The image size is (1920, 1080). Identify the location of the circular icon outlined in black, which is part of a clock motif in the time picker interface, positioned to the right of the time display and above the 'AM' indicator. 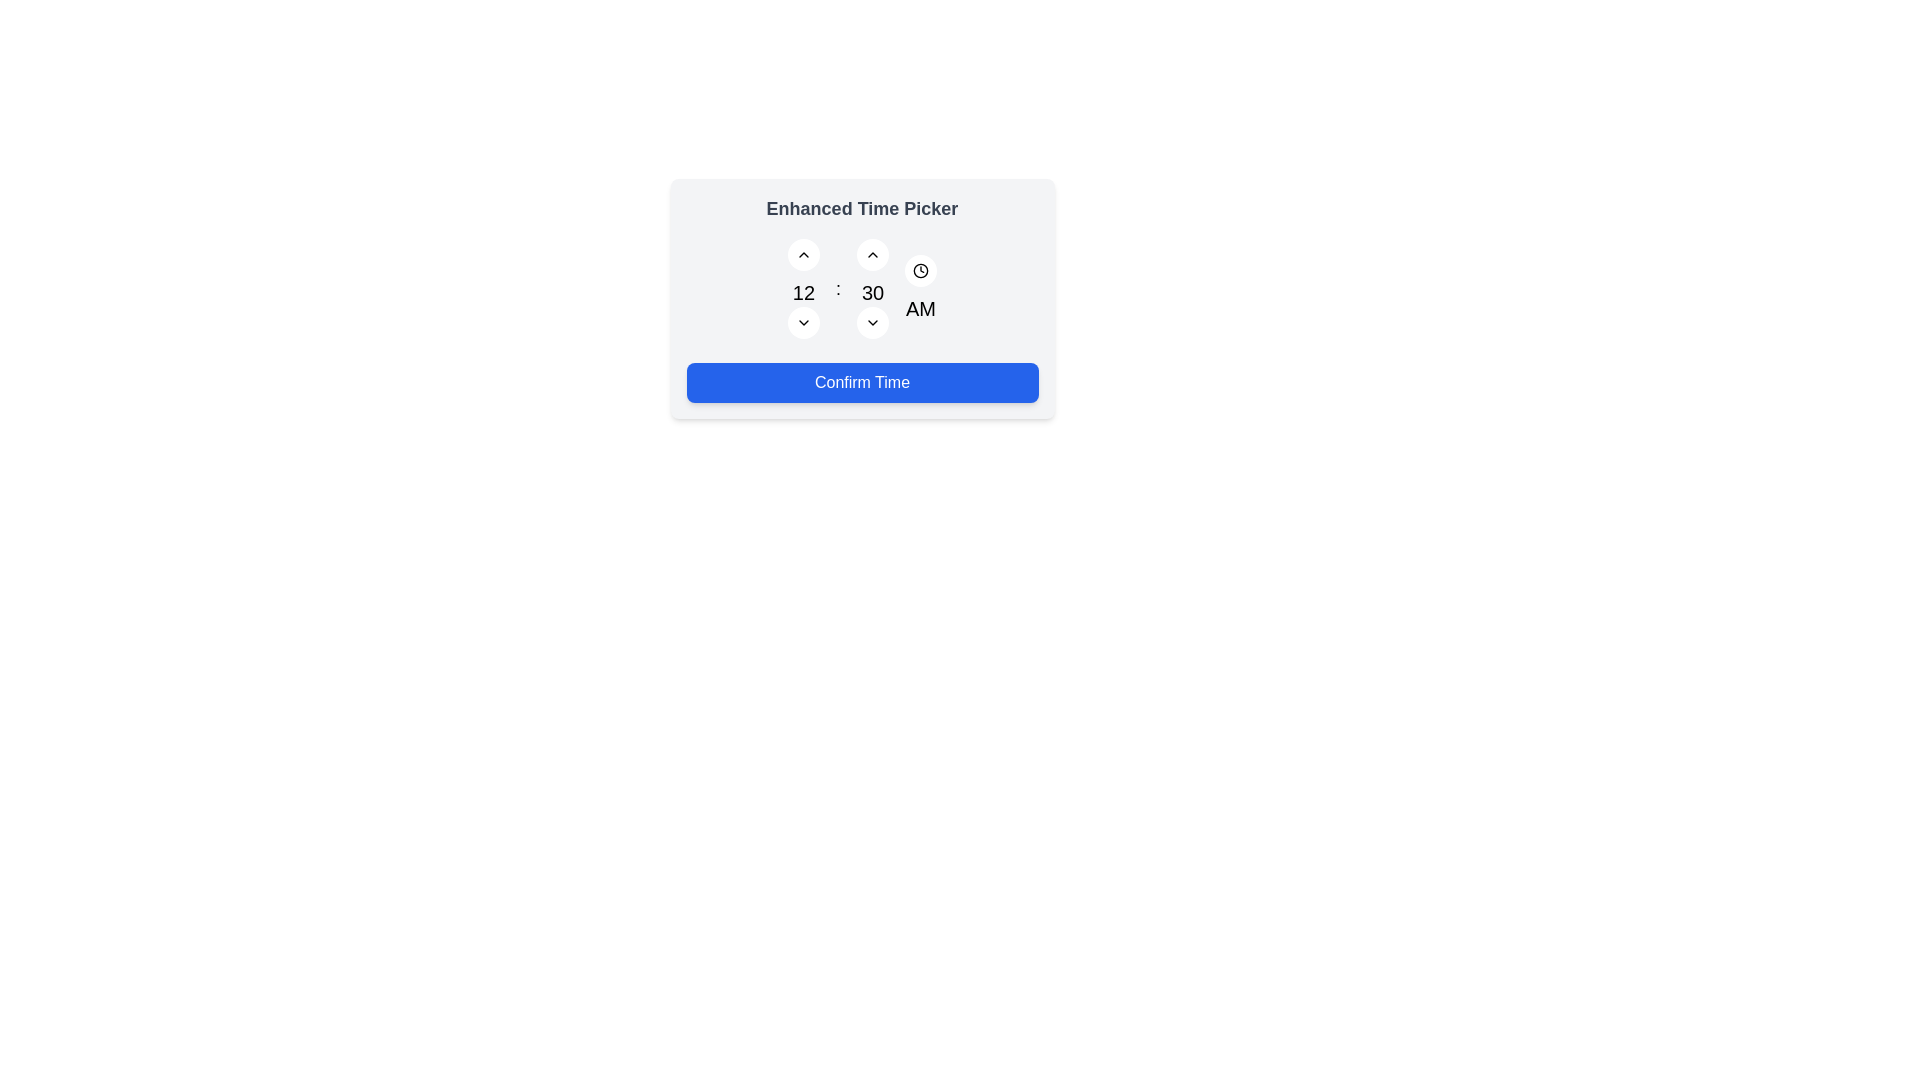
(920, 270).